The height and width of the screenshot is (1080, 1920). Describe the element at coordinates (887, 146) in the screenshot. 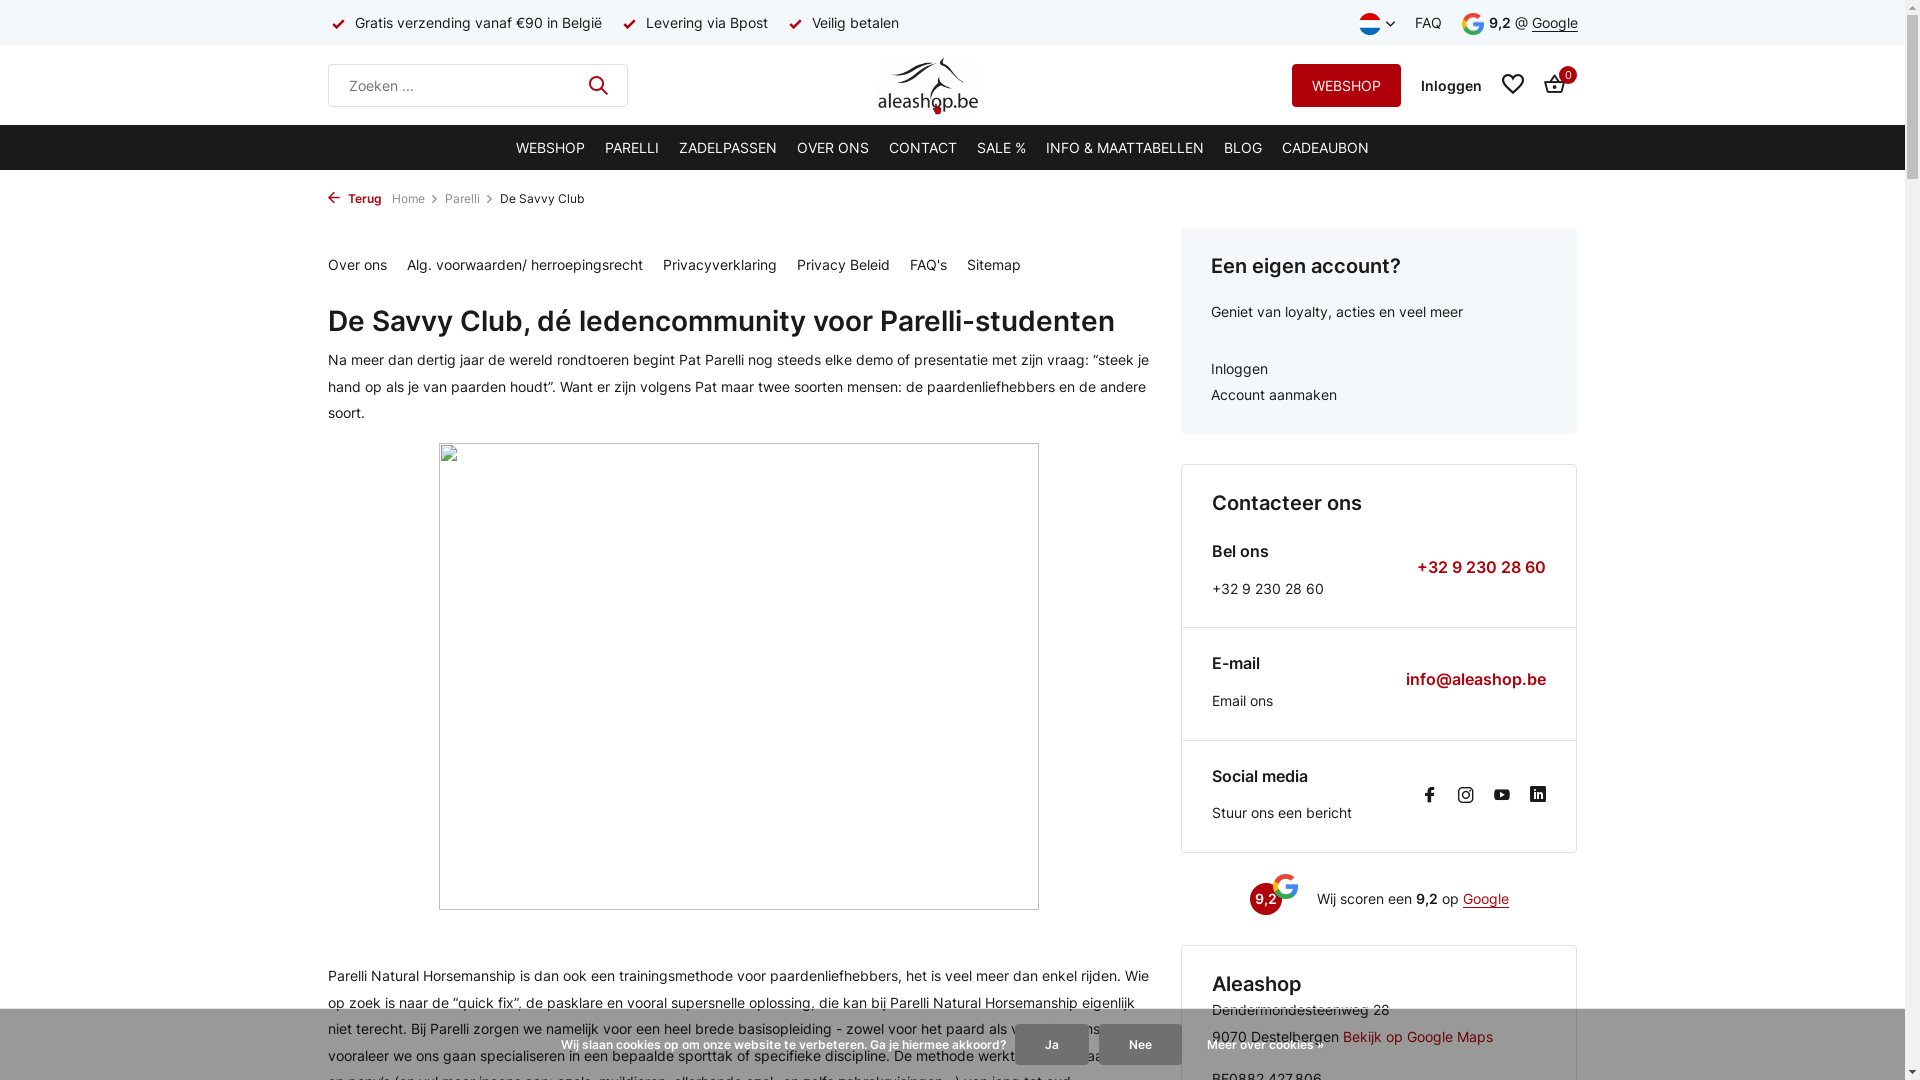

I see `'CONTACT'` at that location.